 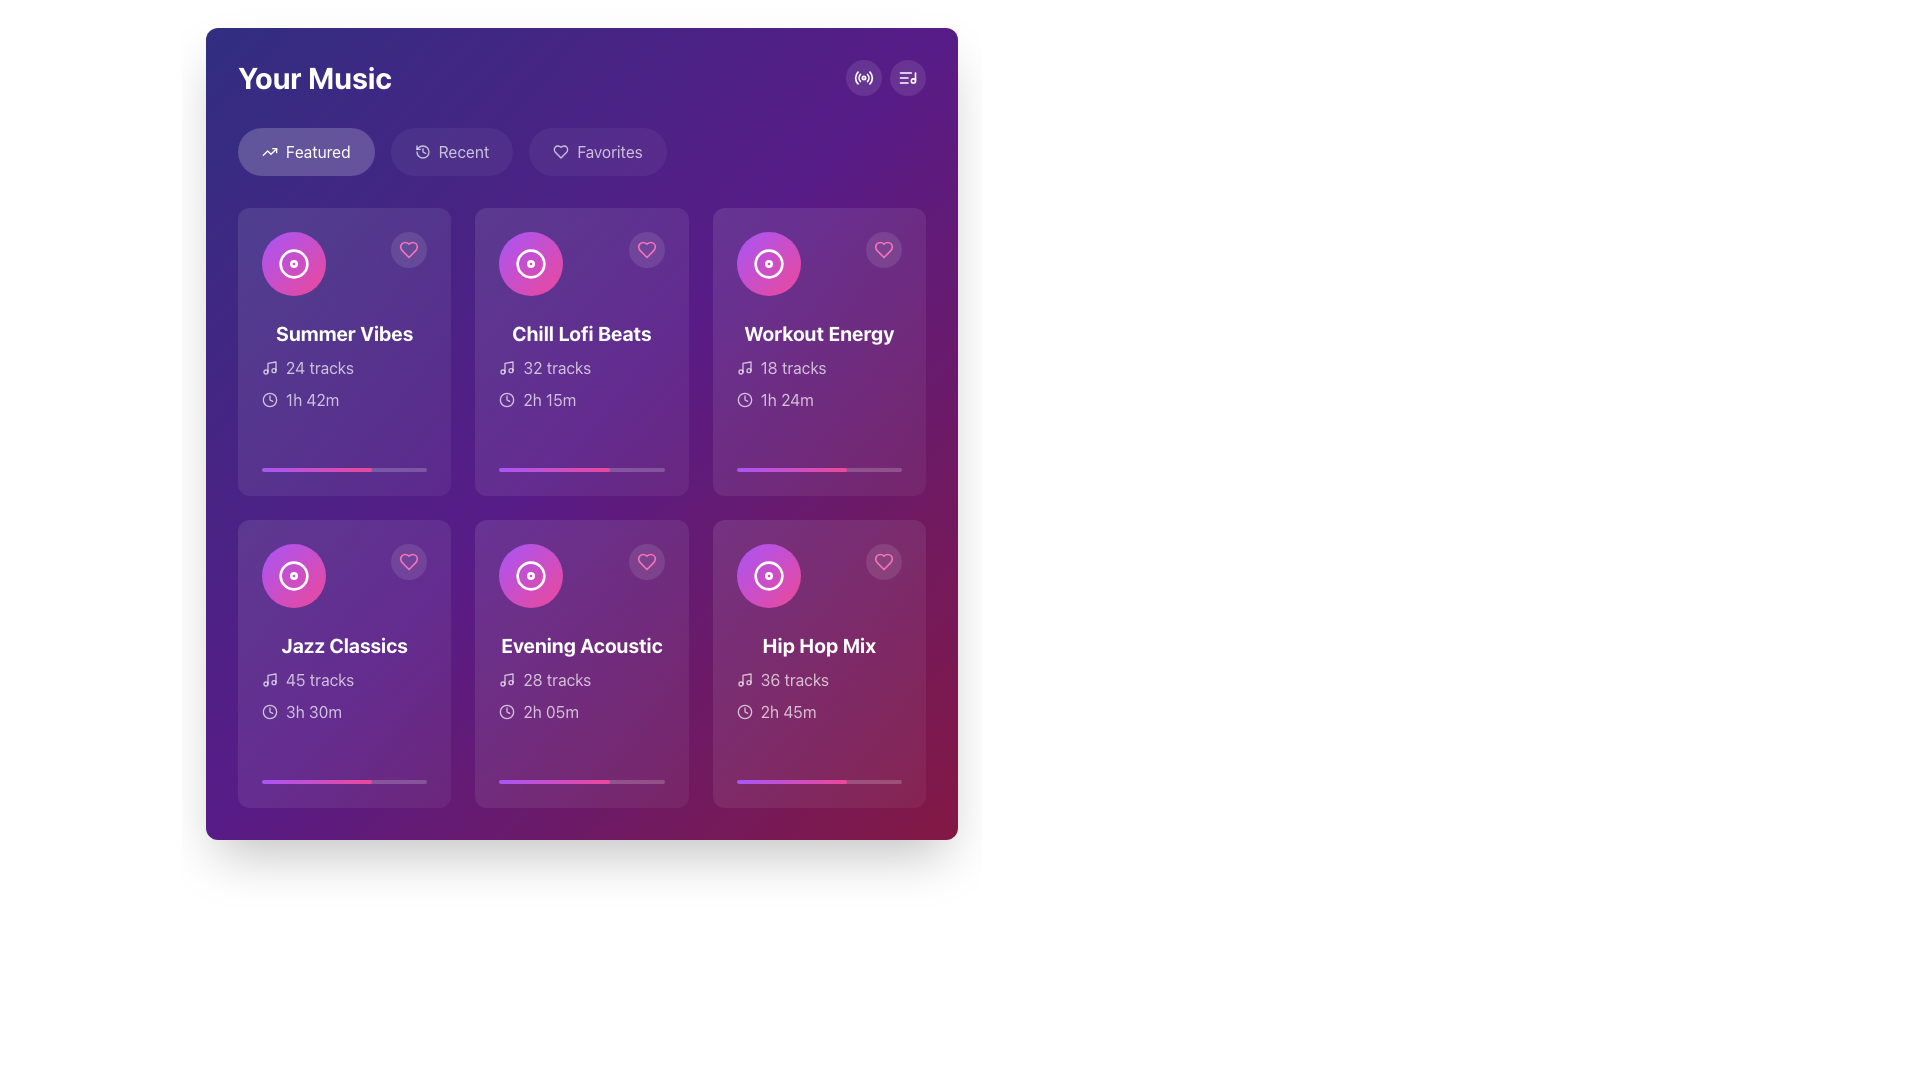 I want to click on the music icon representing audio tracks or playlists, which is located to the left of the text '36 tracks' in the 'Hip Hop Mix' card, so click(x=743, y=678).